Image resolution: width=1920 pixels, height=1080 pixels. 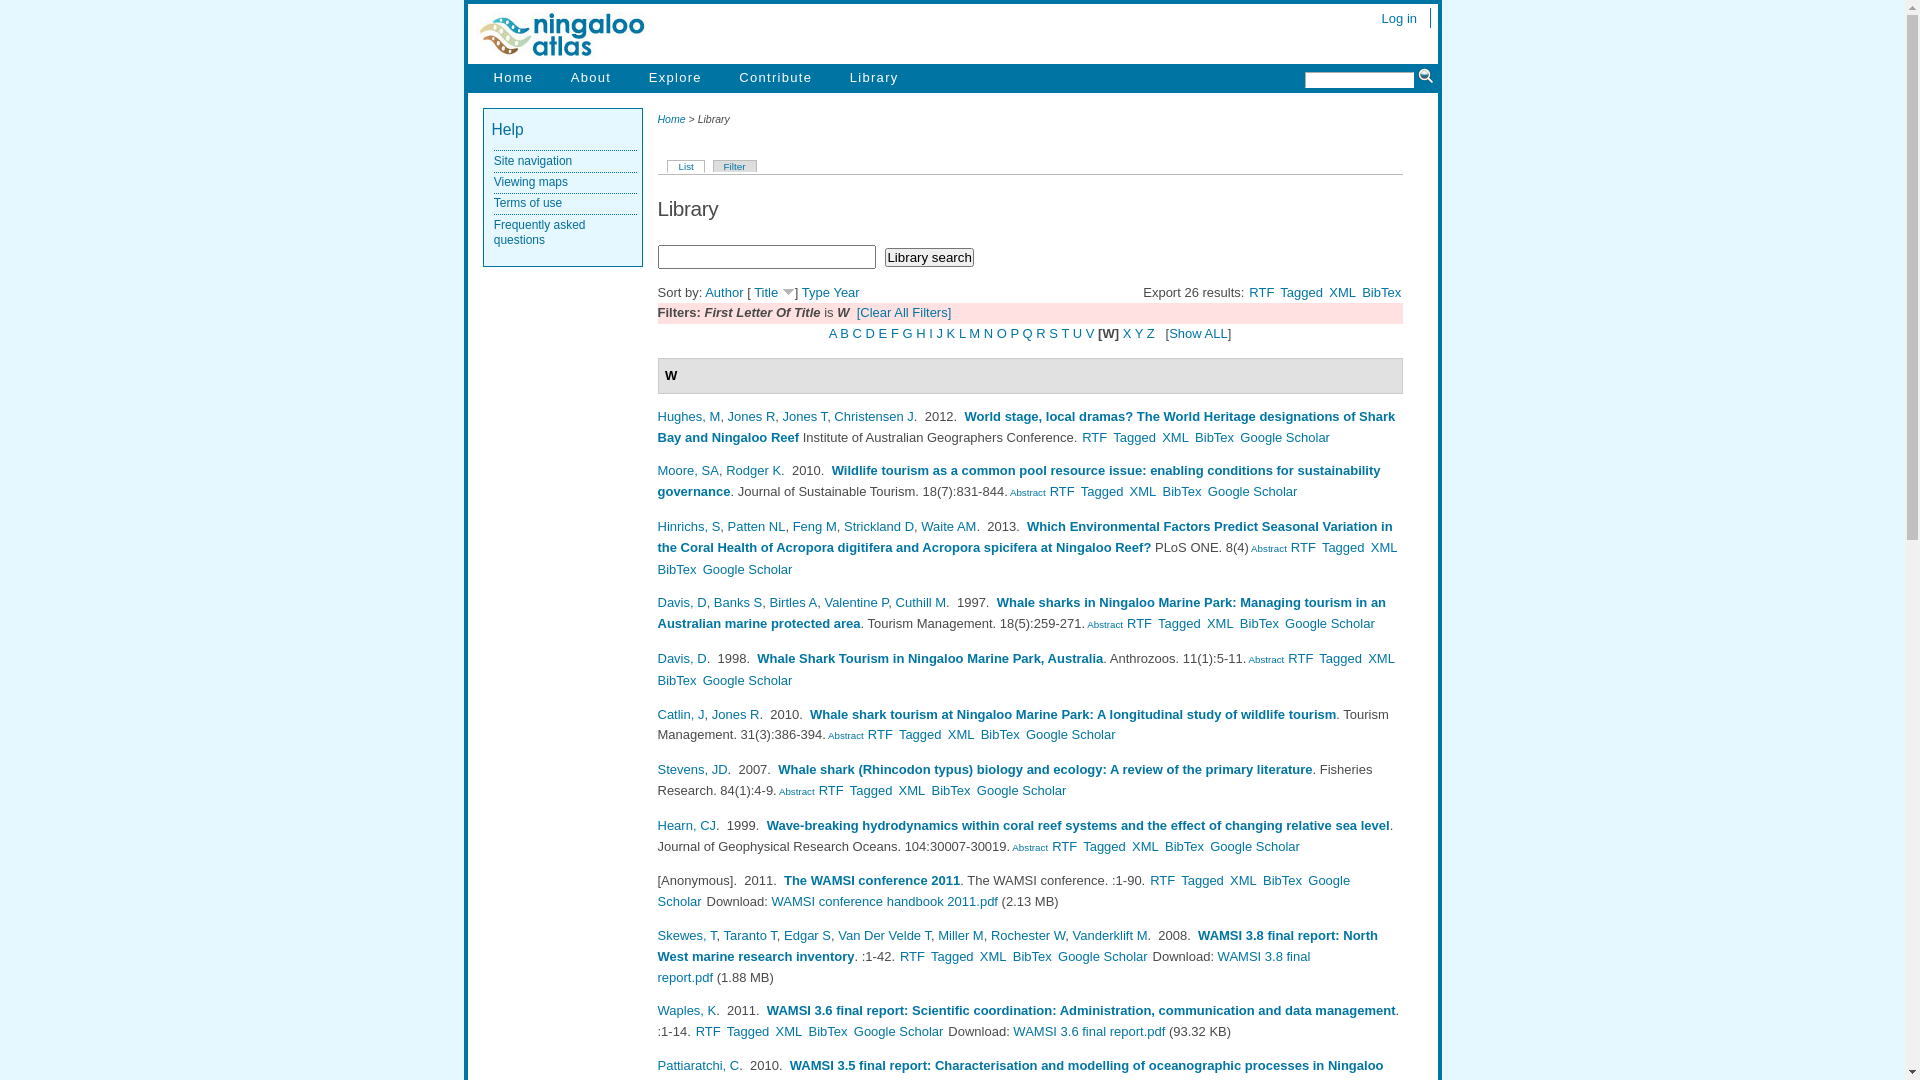 I want to click on 'G', so click(x=906, y=332).